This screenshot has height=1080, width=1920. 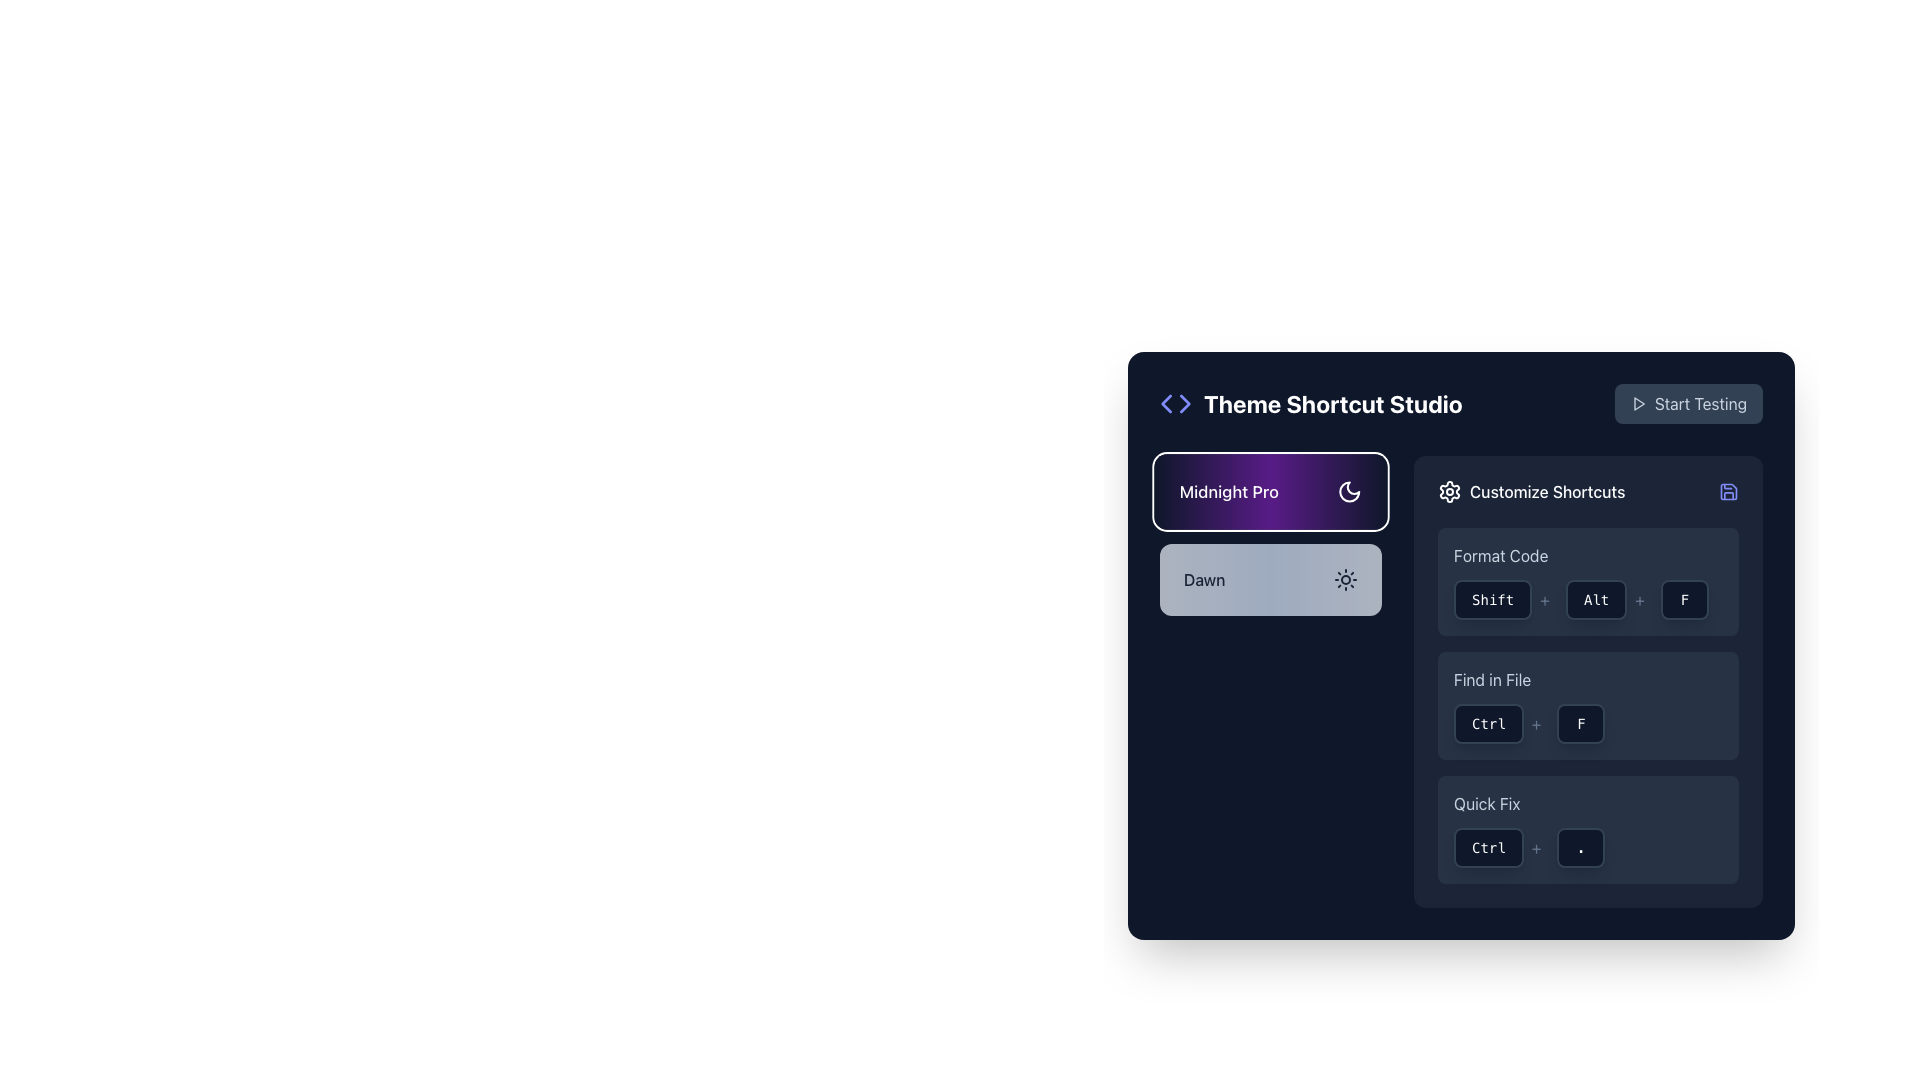 I want to click on the rectangular button labeled 'Midnight Pro' with a gradient background, so click(x=1270, y=492).